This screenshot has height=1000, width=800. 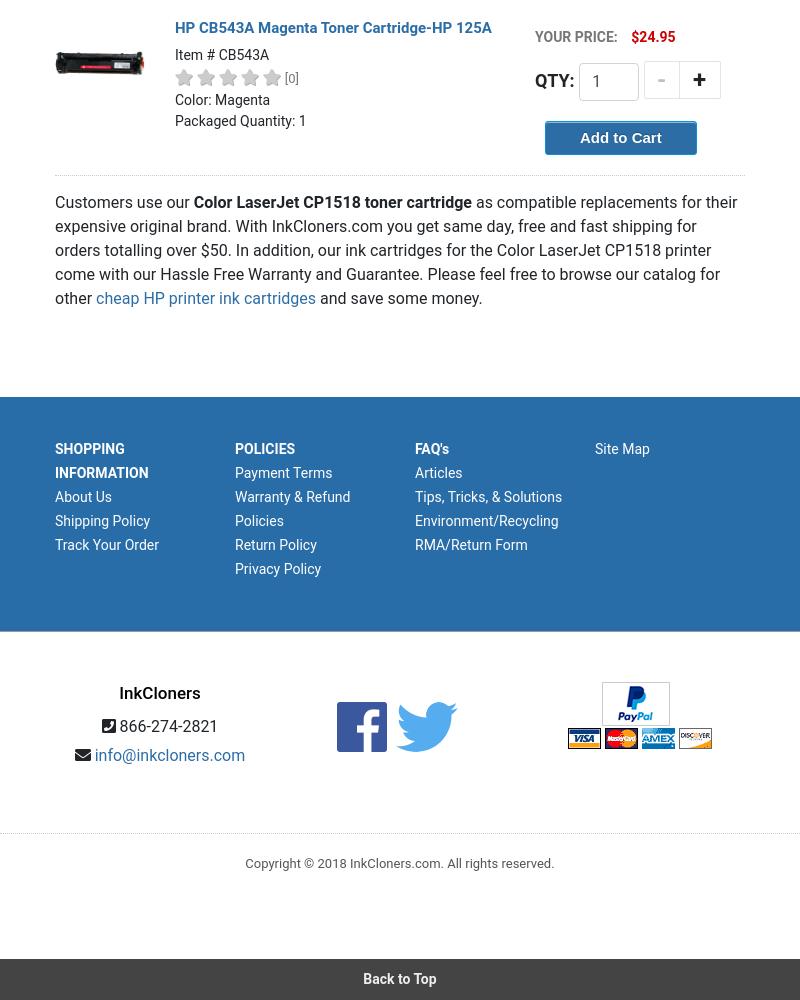 I want to click on 'SHOPPING INFORMATION', so click(x=100, y=460).